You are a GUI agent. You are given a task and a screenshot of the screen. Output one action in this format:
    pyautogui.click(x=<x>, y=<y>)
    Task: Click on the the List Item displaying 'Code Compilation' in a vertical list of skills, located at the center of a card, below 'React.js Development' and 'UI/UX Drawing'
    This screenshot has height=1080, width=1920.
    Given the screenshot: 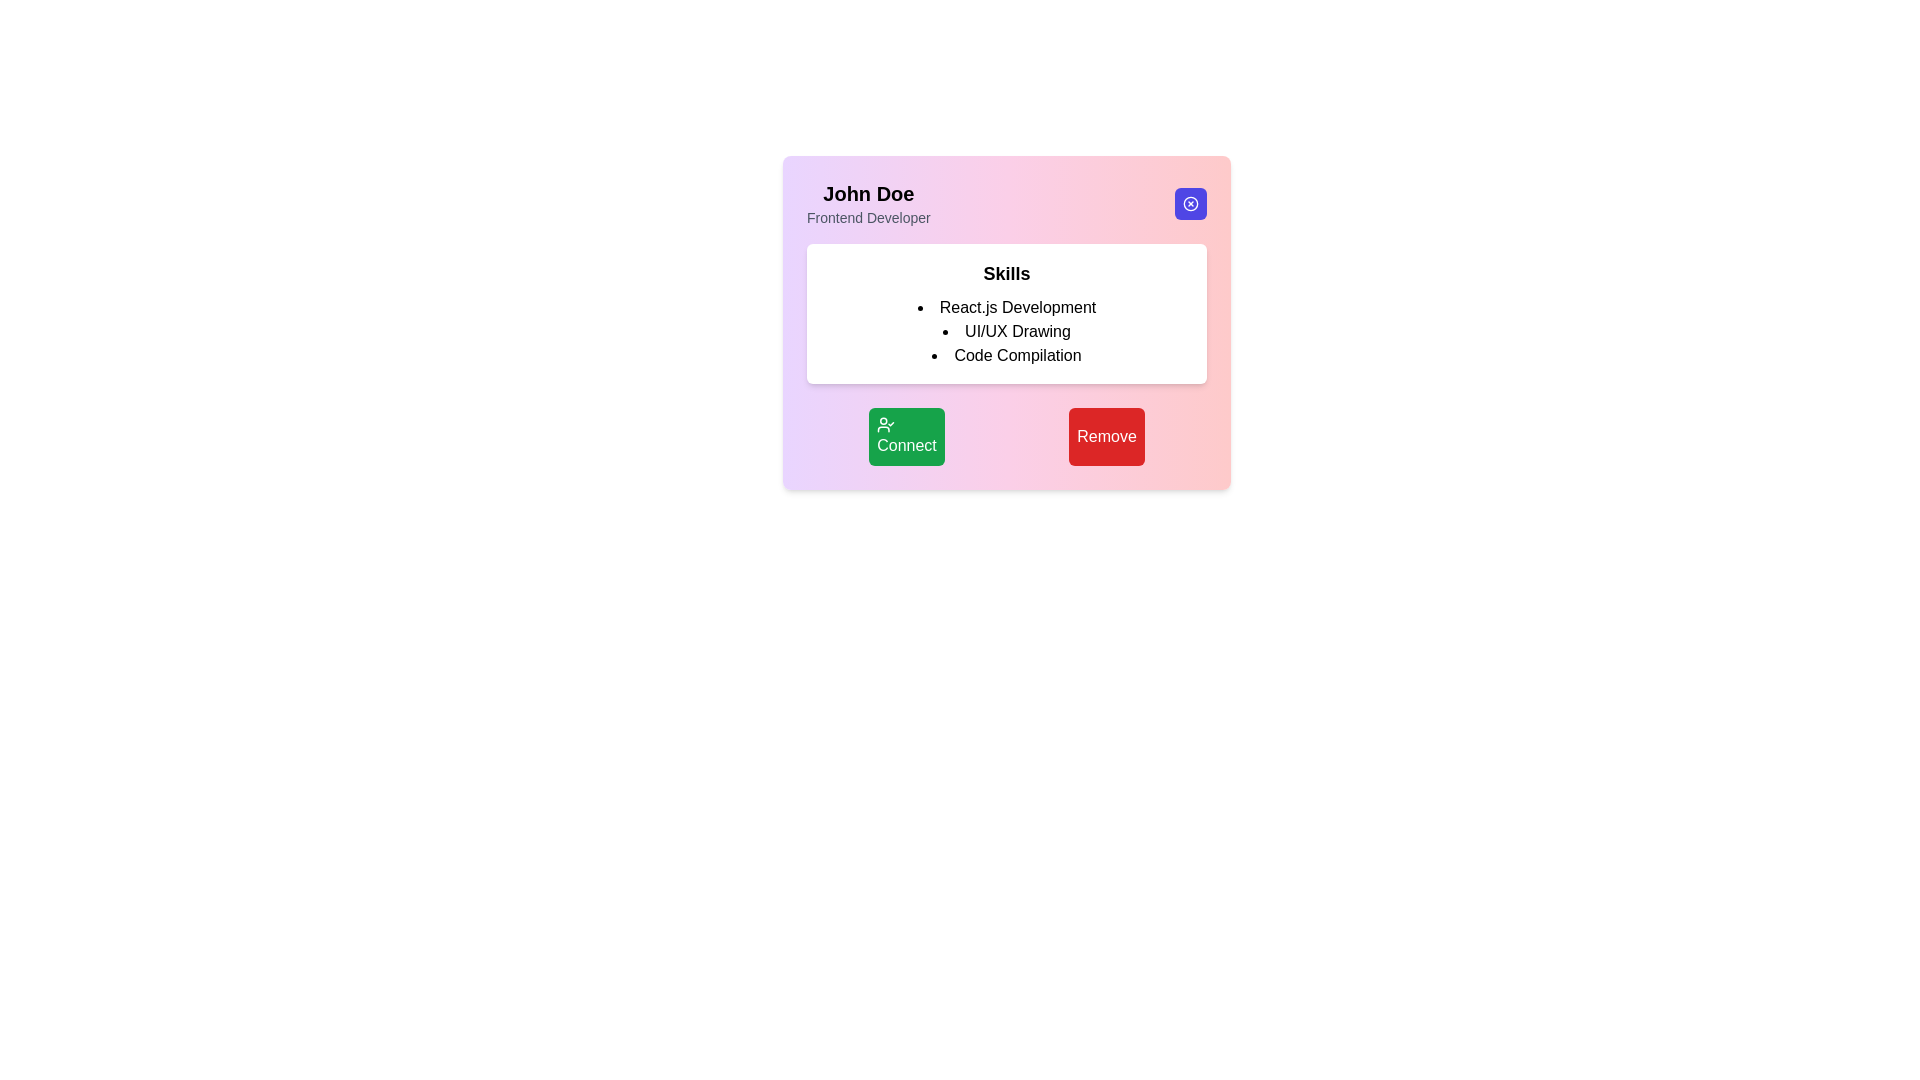 What is the action you would take?
    pyautogui.click(x=1007, y=354)
    